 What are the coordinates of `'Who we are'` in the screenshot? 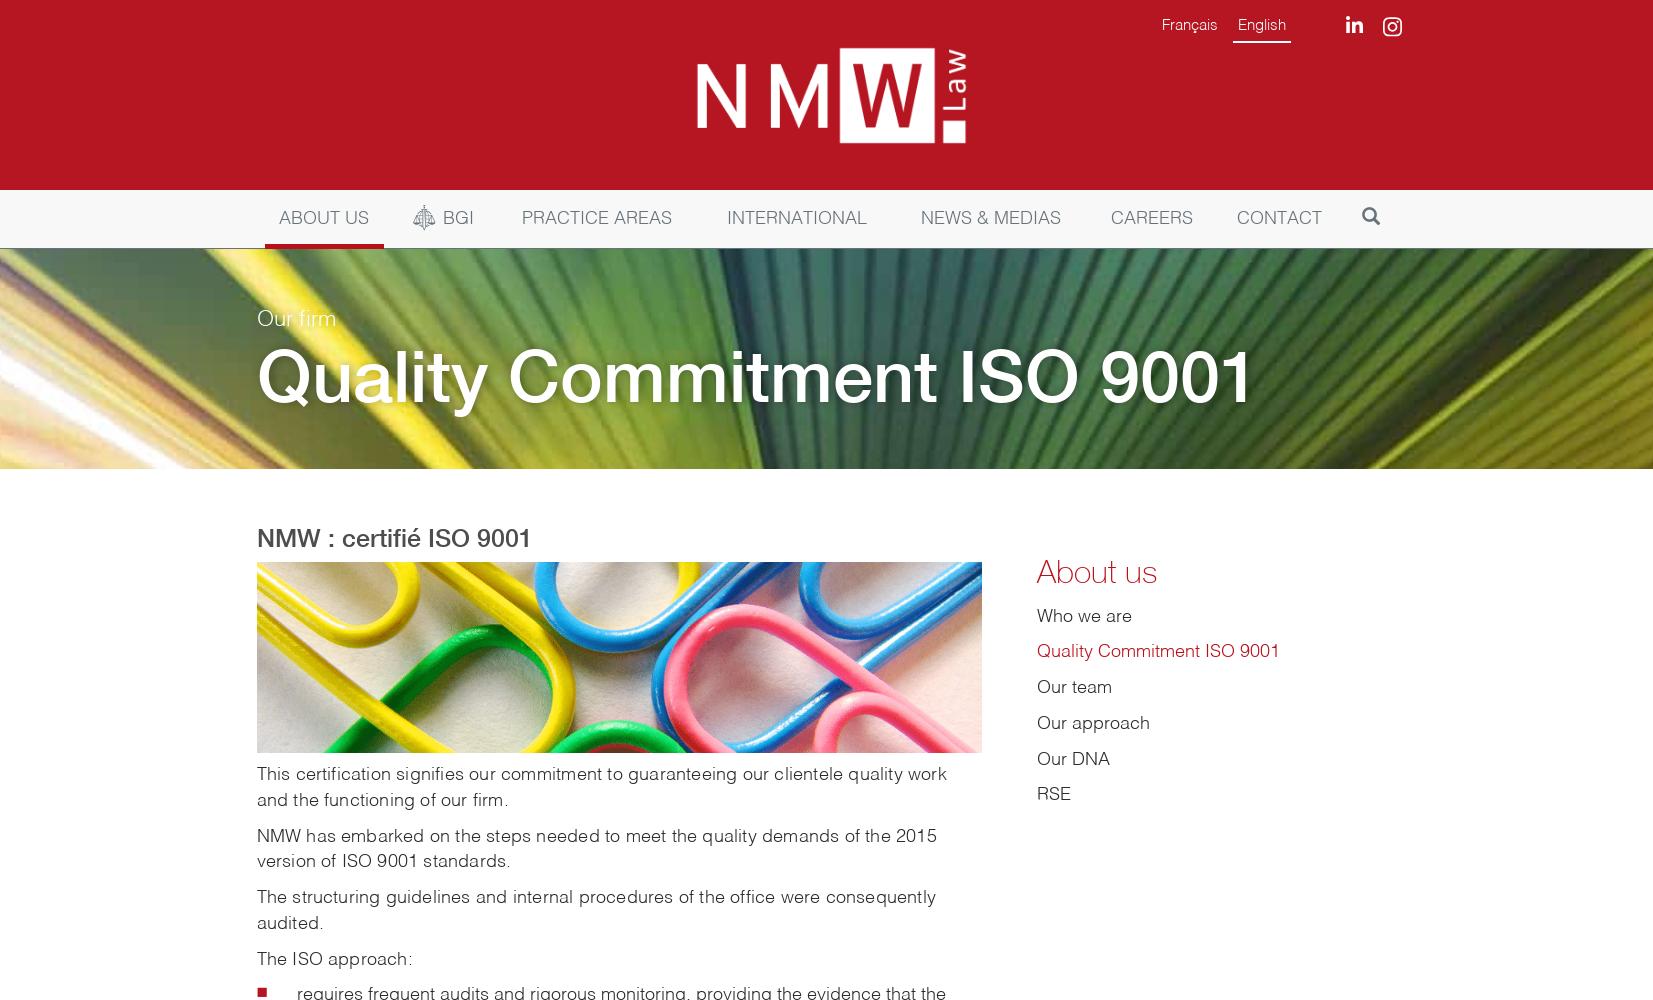 It's located at (1083, 615).